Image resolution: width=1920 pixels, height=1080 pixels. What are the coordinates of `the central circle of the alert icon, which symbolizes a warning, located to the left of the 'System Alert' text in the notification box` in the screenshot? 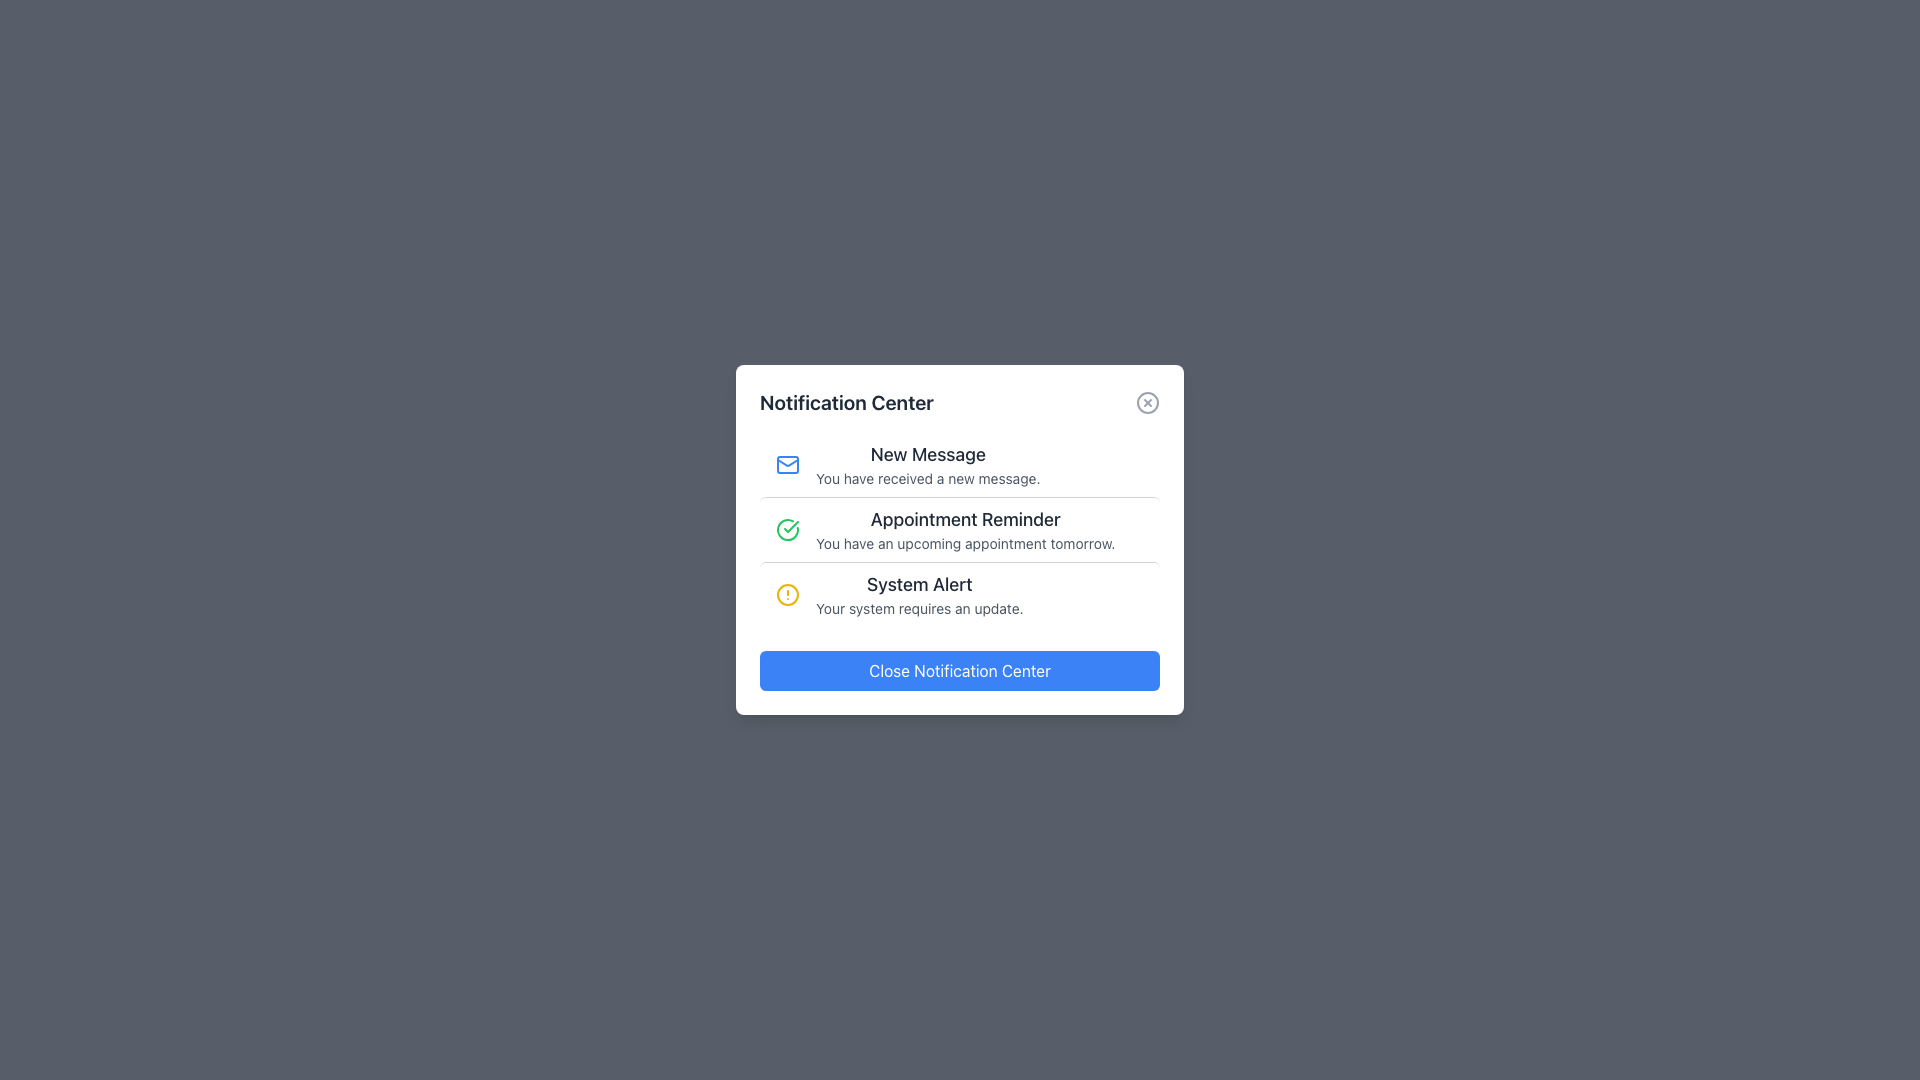 It's located at (786, 593).